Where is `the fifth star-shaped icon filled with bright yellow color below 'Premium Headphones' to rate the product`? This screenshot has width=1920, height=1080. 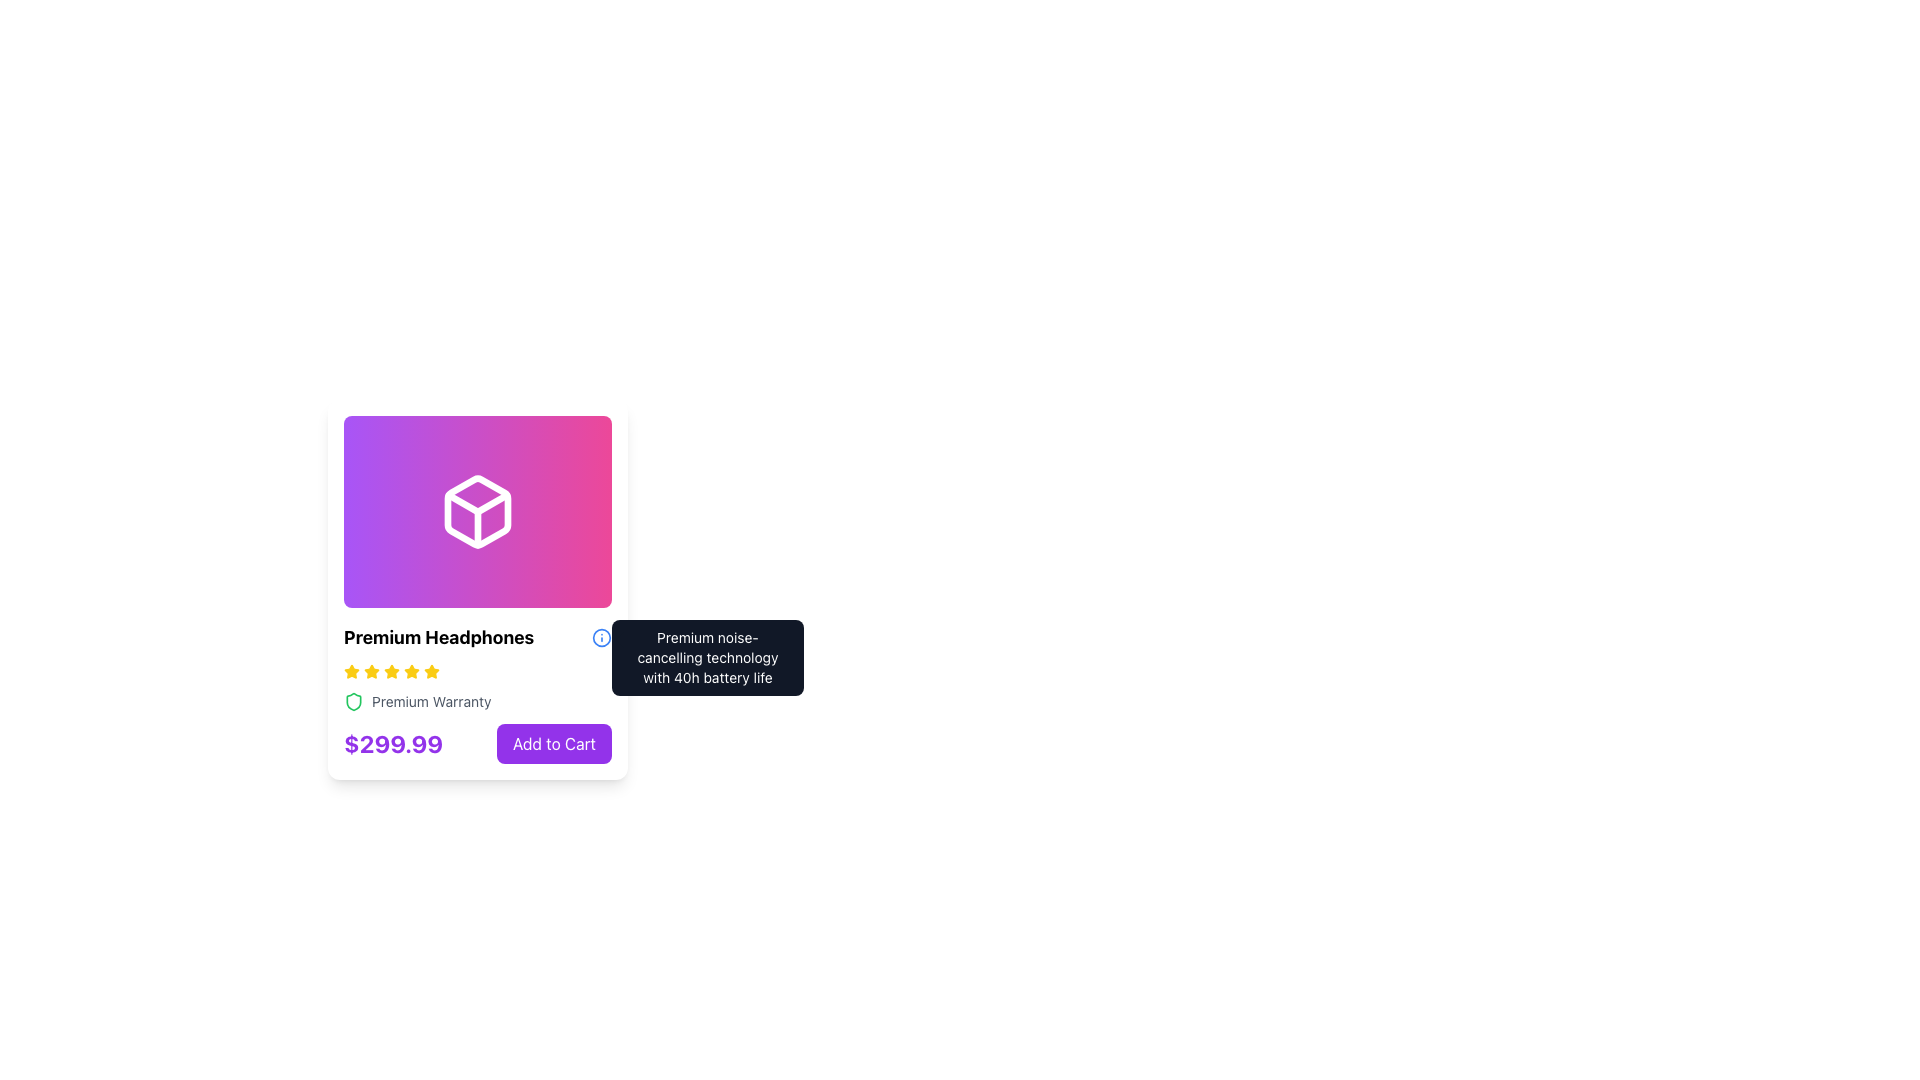
the fifth star-shaped icon filled with bright yellow color below 'Premium Headphones' to rate the product is located at coordinates (411, 671).